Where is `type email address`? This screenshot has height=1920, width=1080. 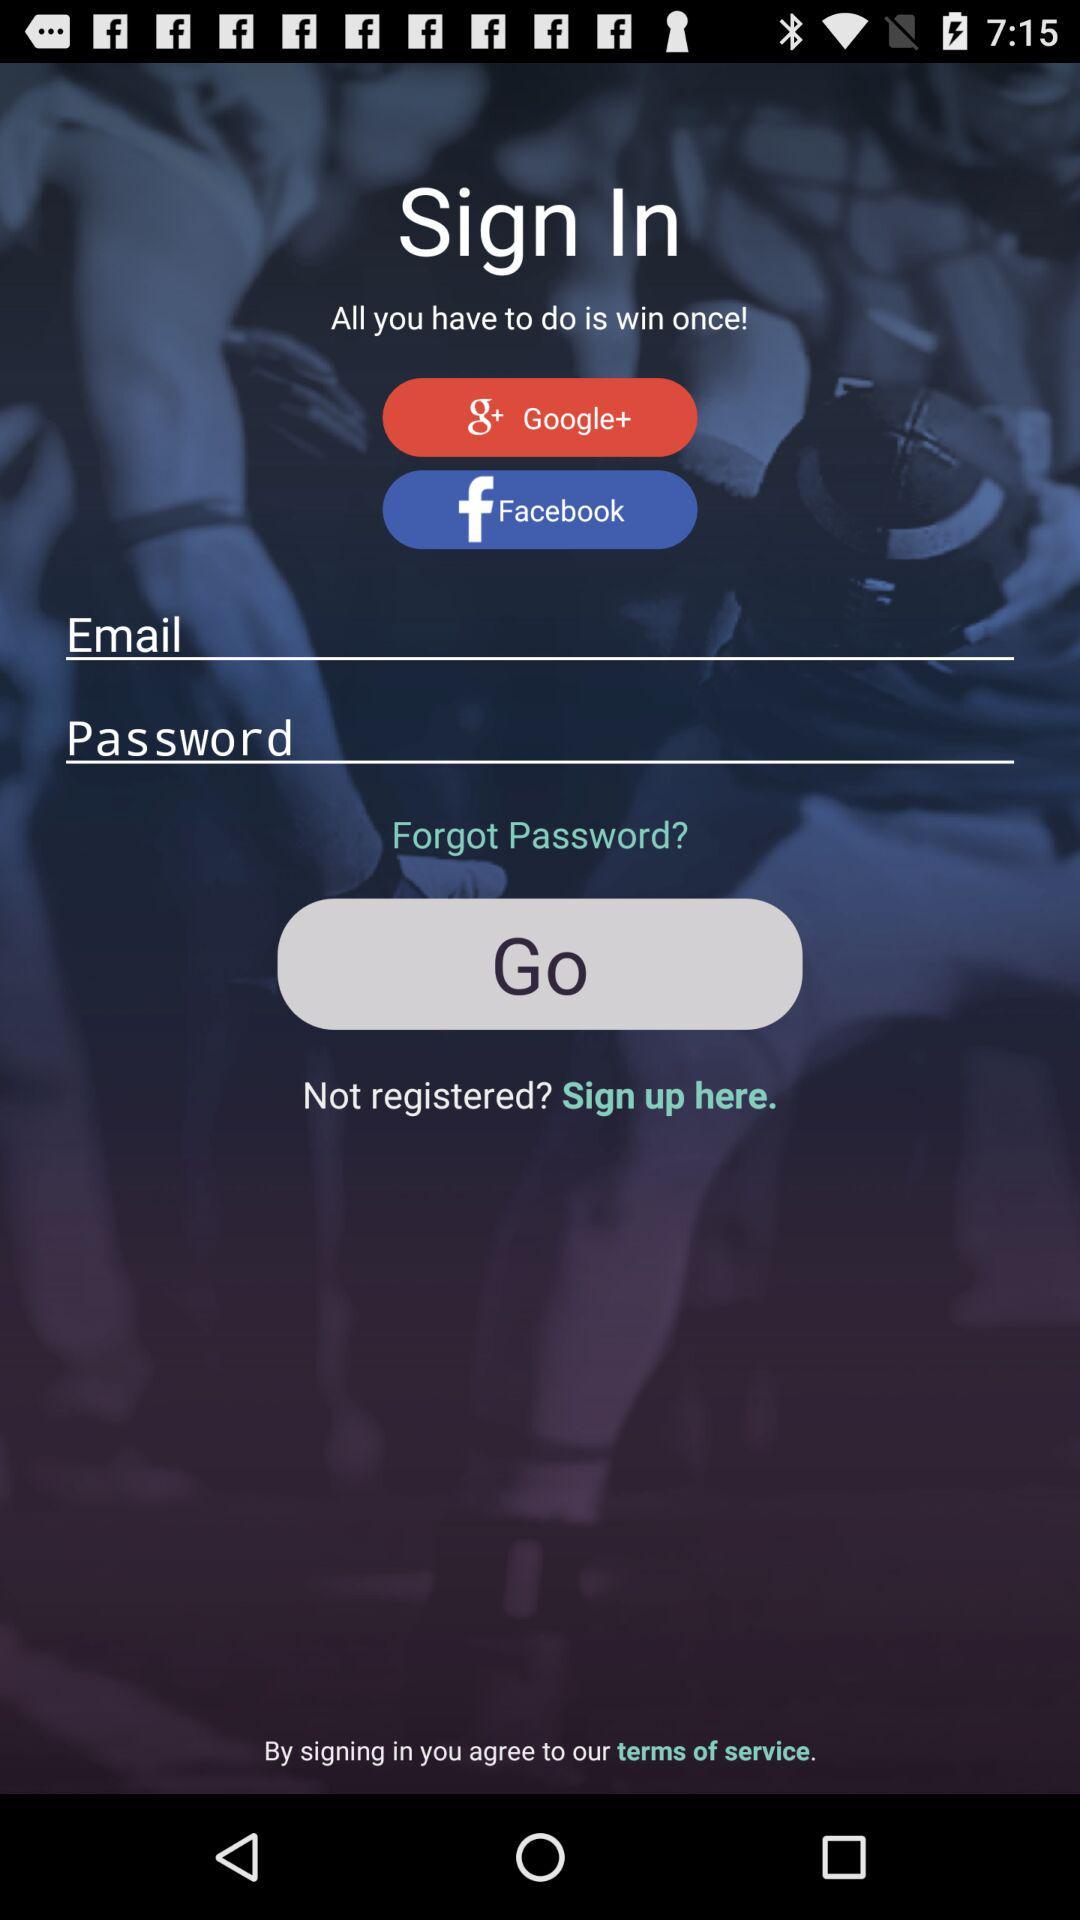 type email address is located at coordinates (540, 632).